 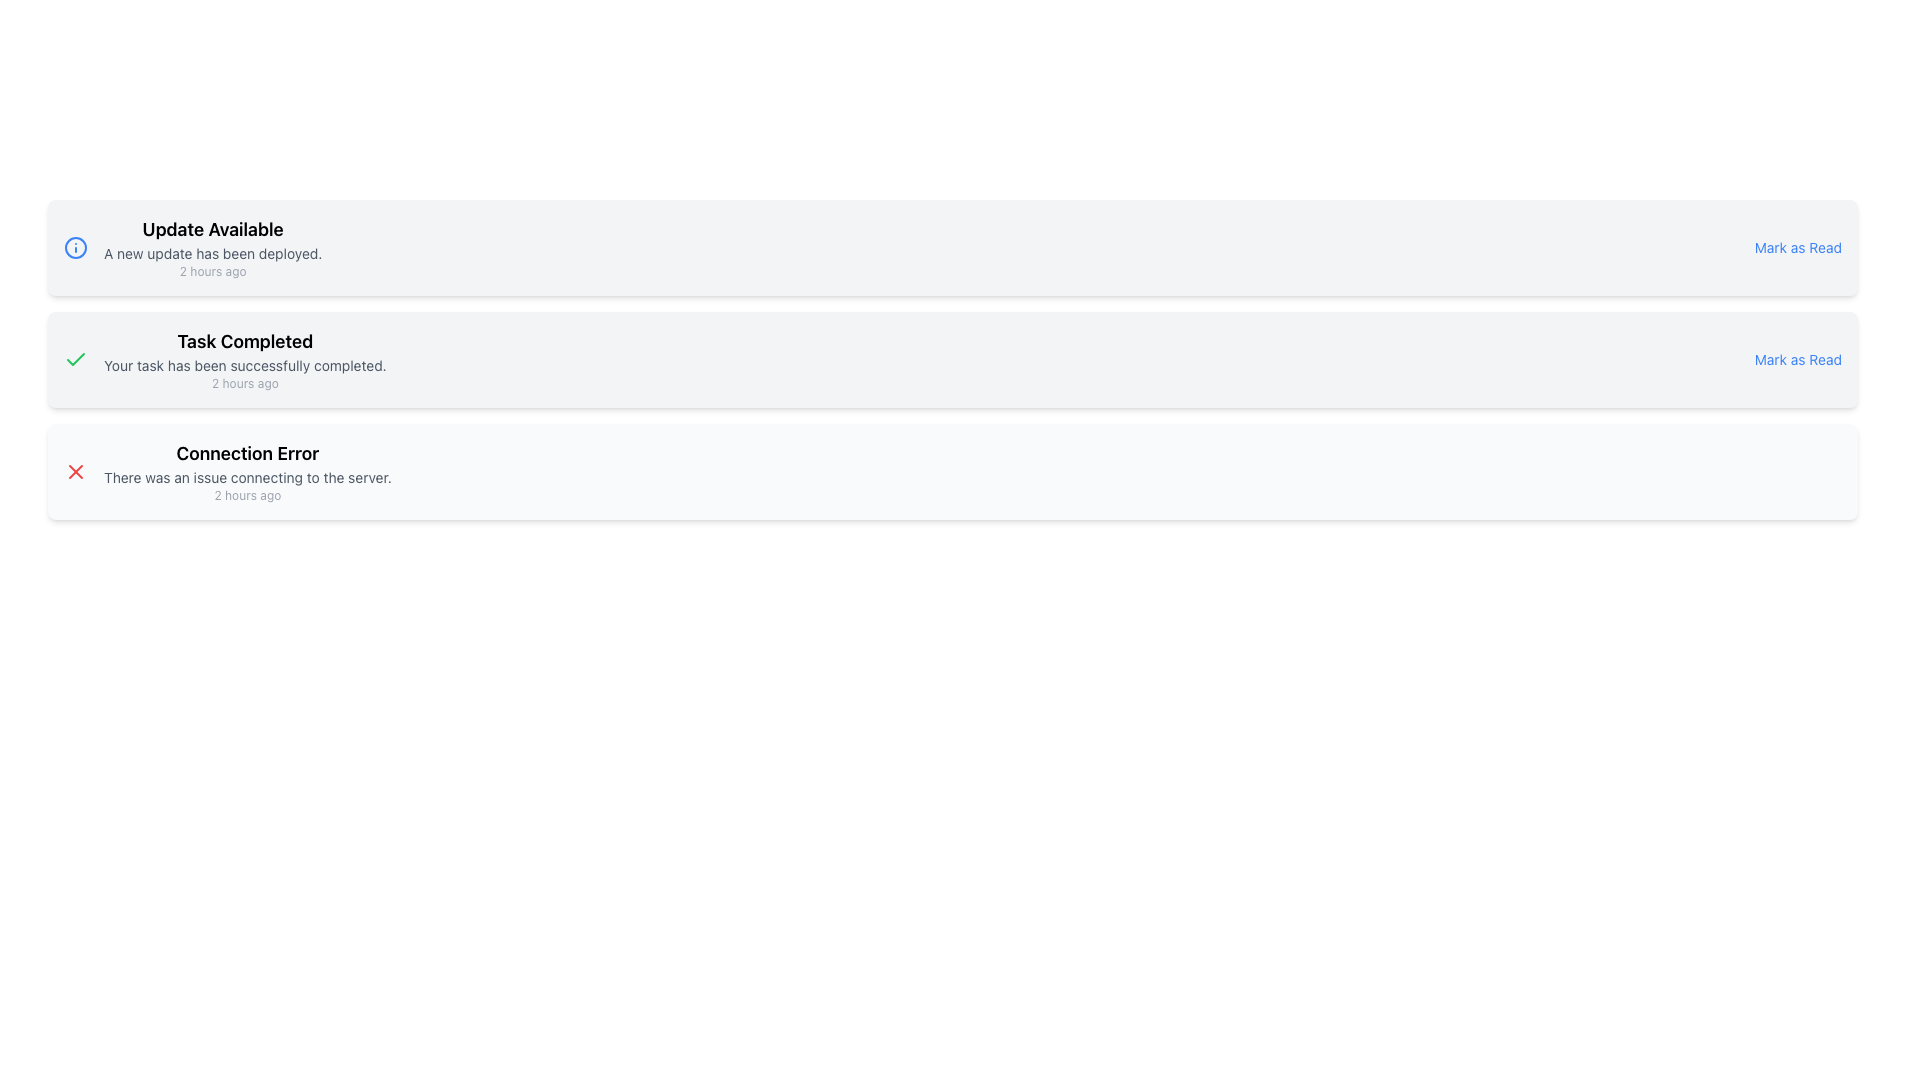 What do you see at coordinates (76, 471) in the screenshot?
I see `the error icon within the 'Connection Error' notification block, positioned at the left side near the beginning, for visual feedback` at bounding box center [76, 471].